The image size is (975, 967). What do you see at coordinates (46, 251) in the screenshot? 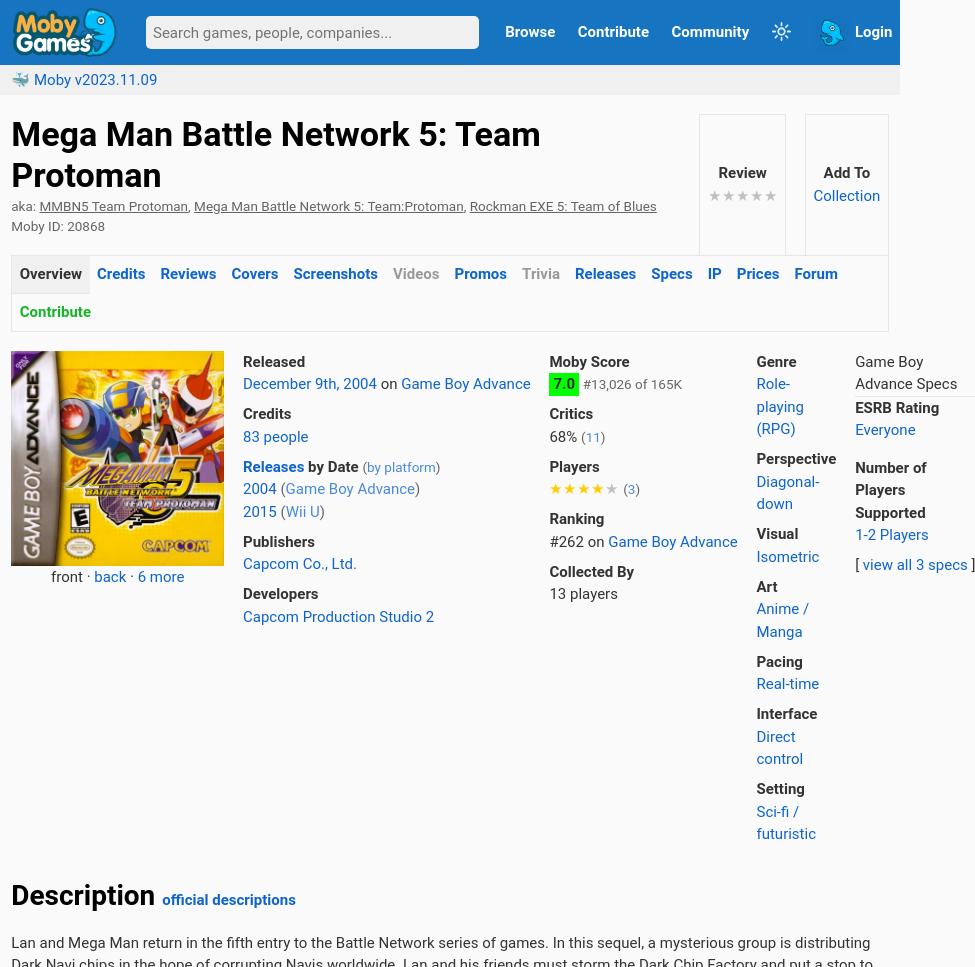
I see `'GameSpot'` at bounding box center [46, 251].